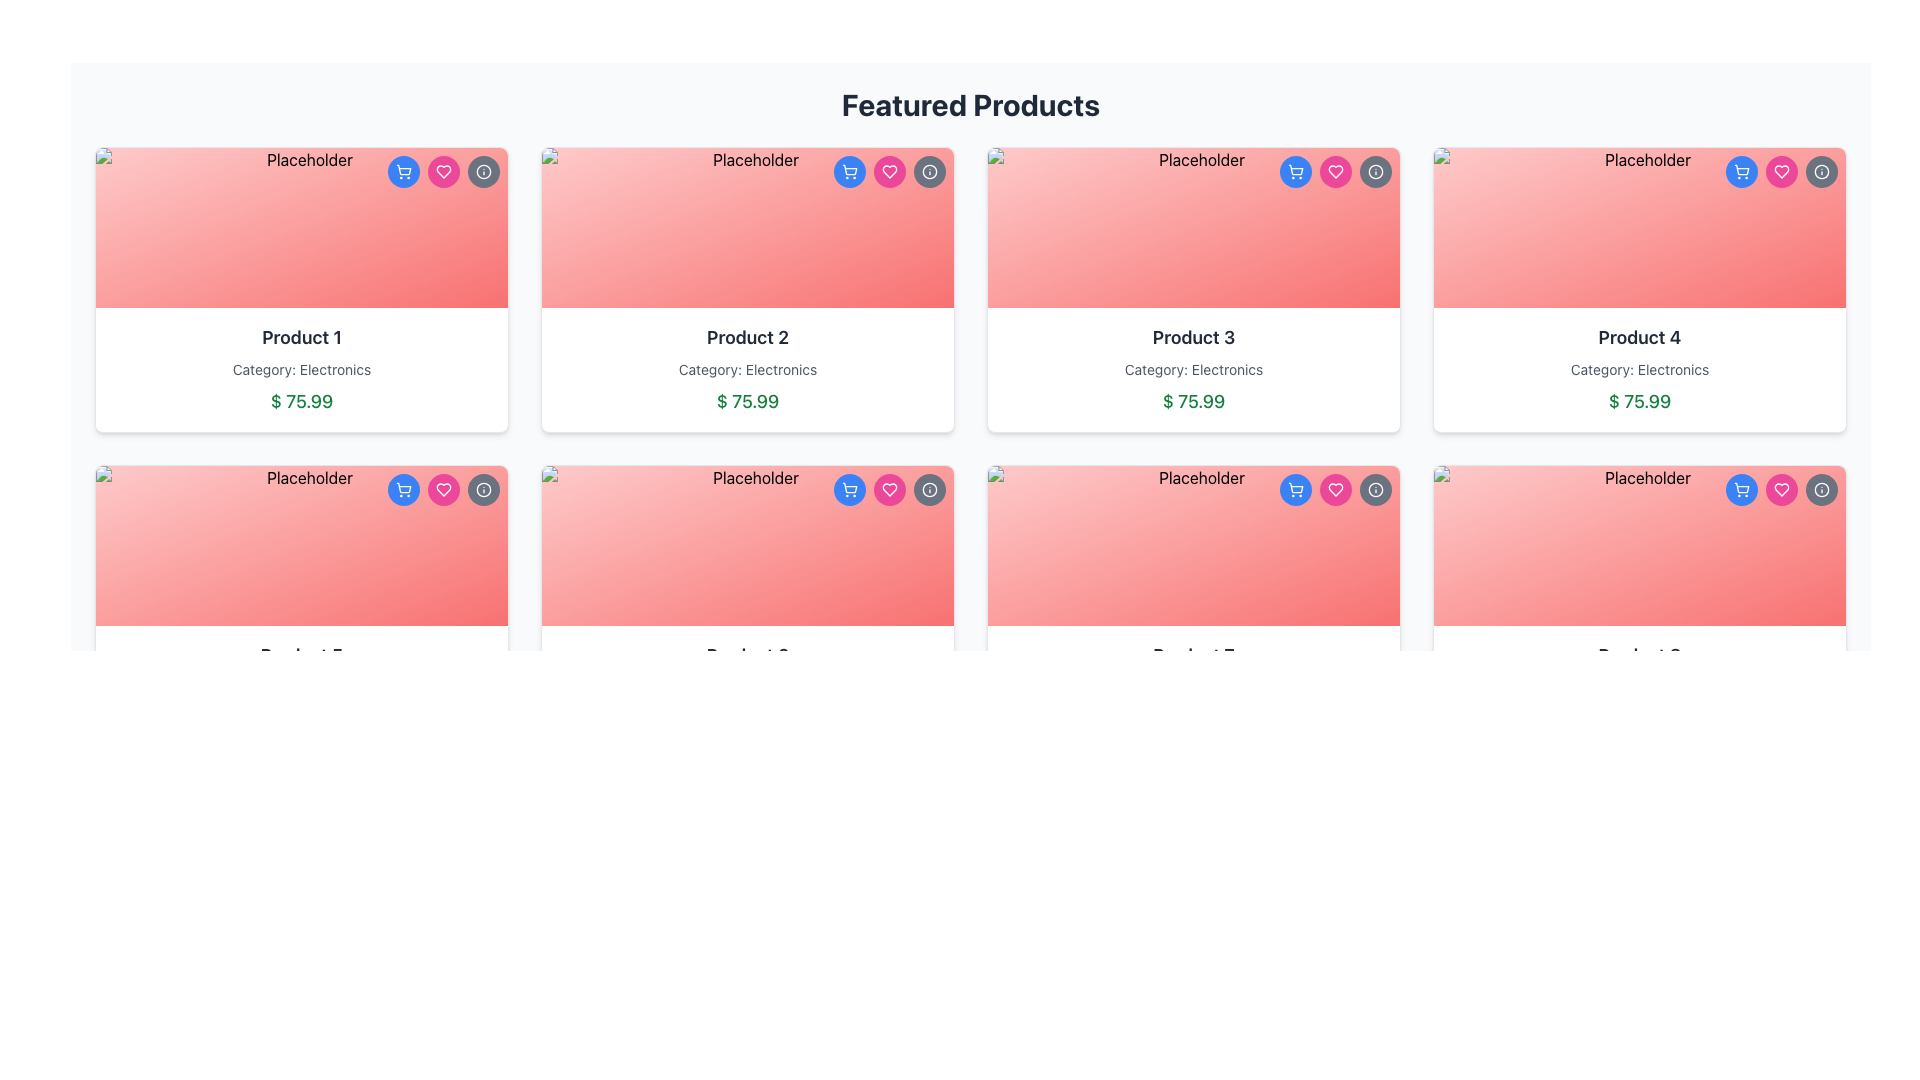 This screenshot has width=1920, height=1080. I want to click on the favorite icon located in the top-right area of the second product card in the product grid layout to mark the product as favorite, so click(888, 171).